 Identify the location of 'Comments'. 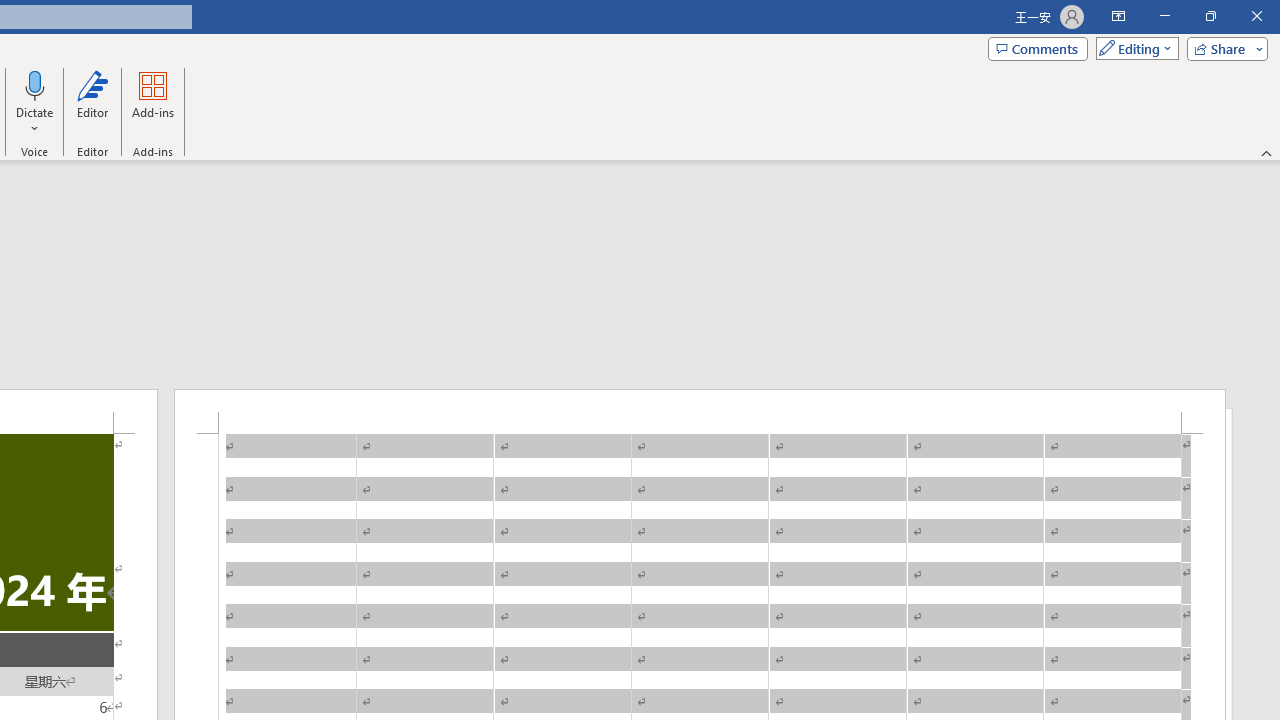
(1038, 47).